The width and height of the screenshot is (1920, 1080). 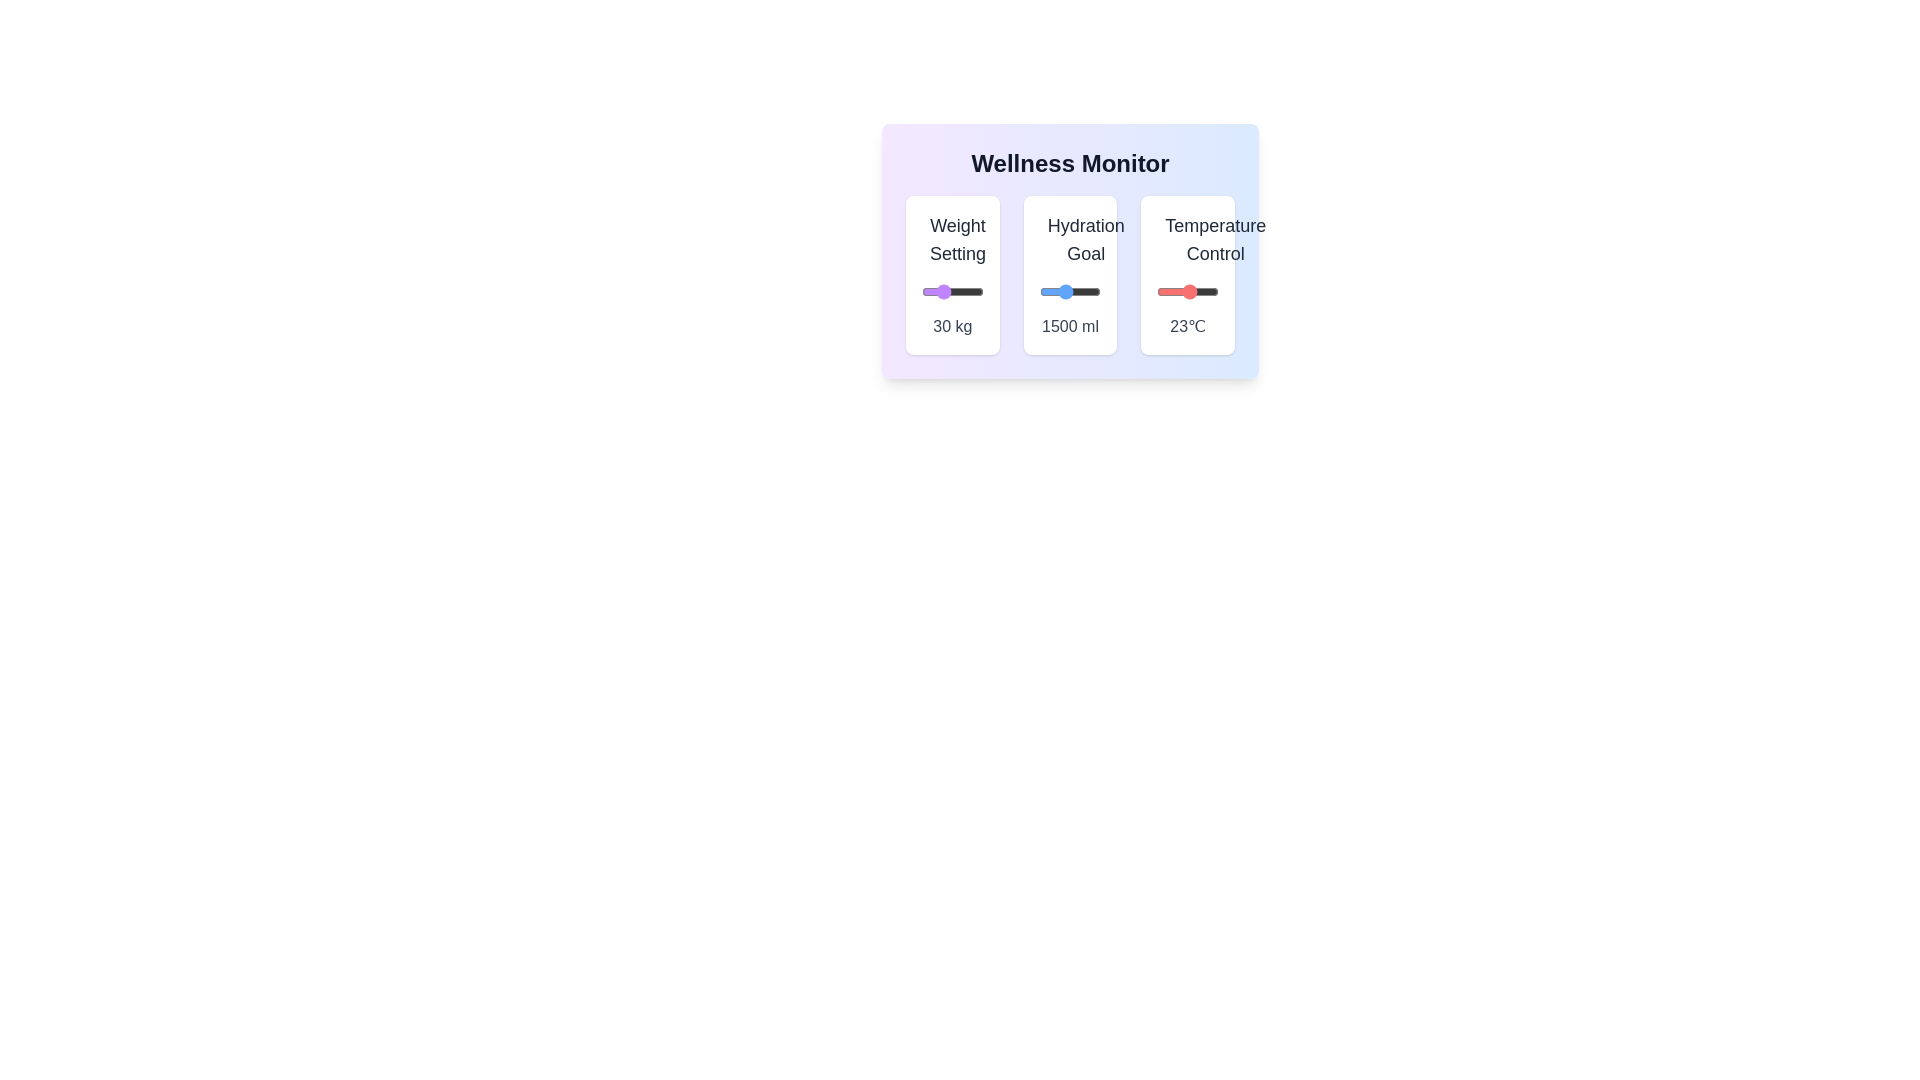 What do you see at coordinates (937, 243) in the screenshot?
I see `the iconographic symbol located within the first card of the Wellness Monitor panel in the Weight Setting section` at bounding box center [937, 243].